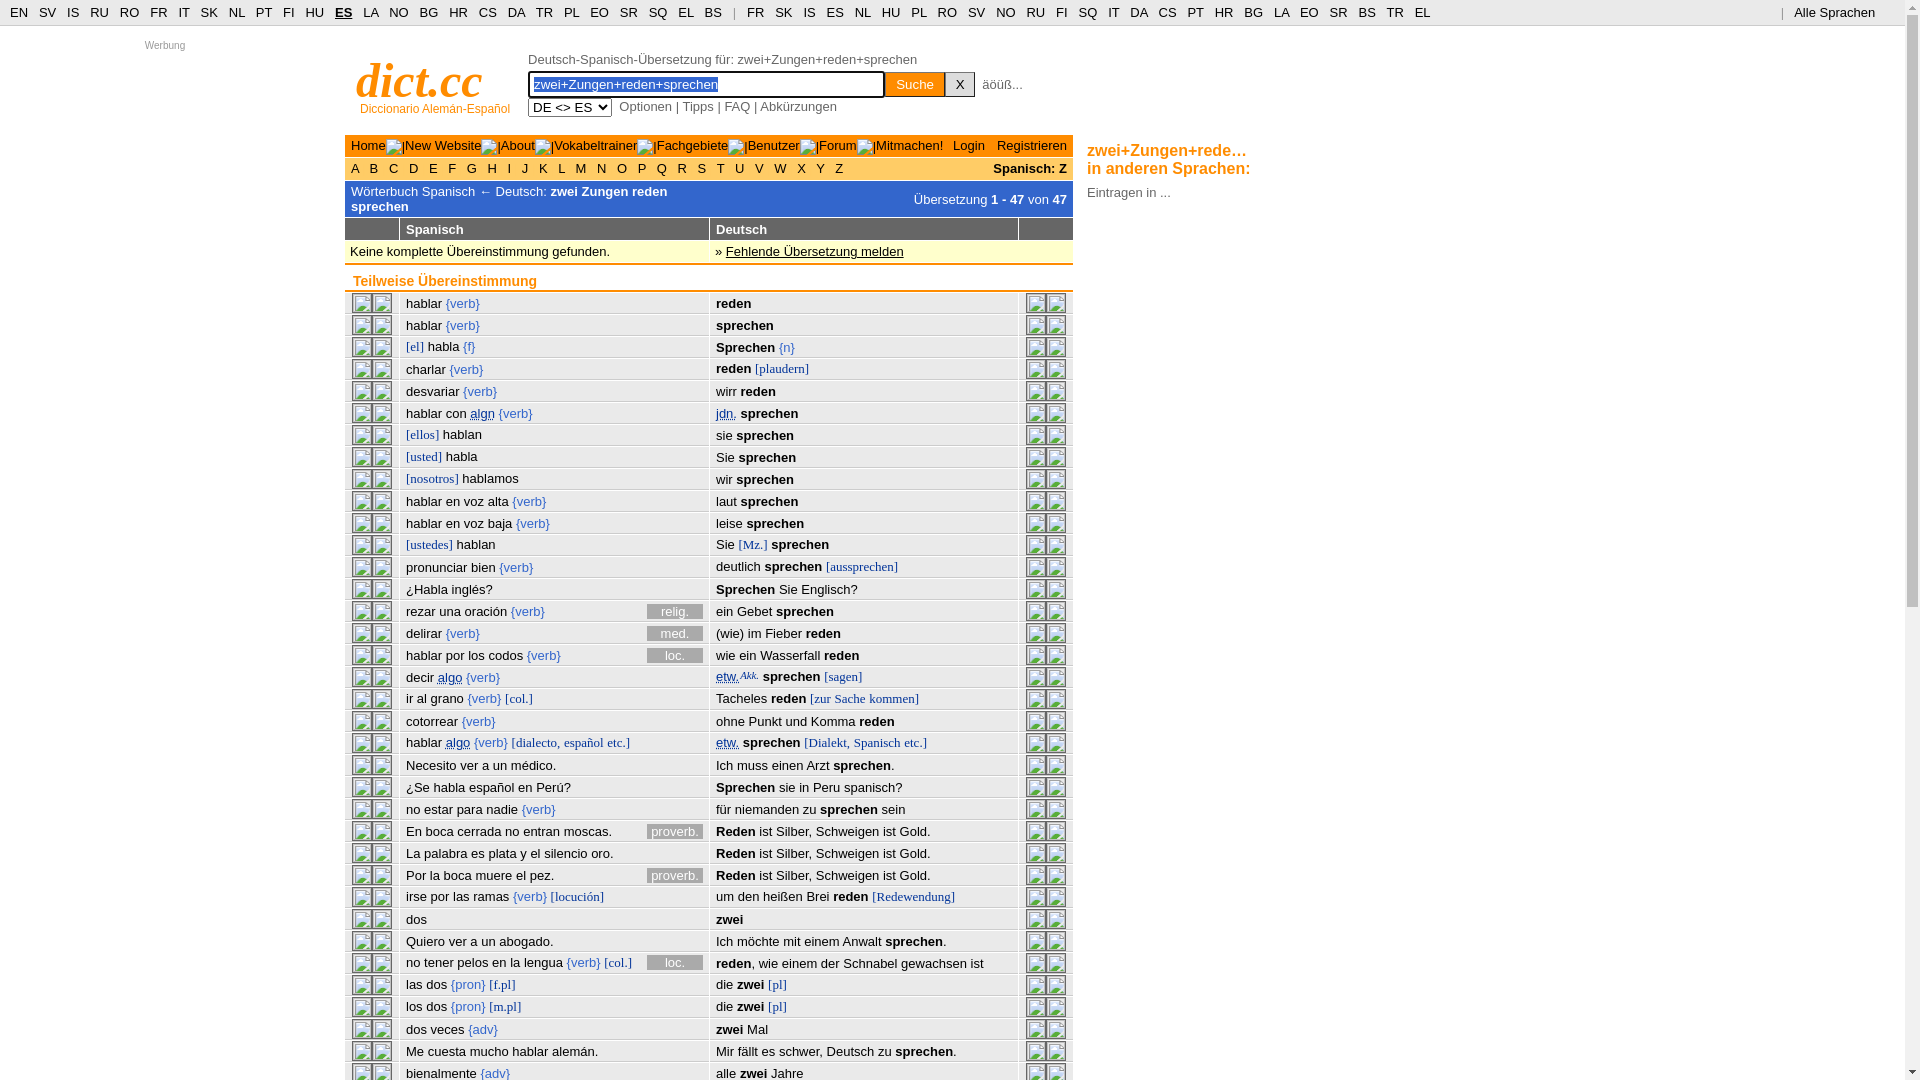  What do you see at coordinates (445, 412) in the screenshot?
I see `'con'` at bounding box center [445, 412].